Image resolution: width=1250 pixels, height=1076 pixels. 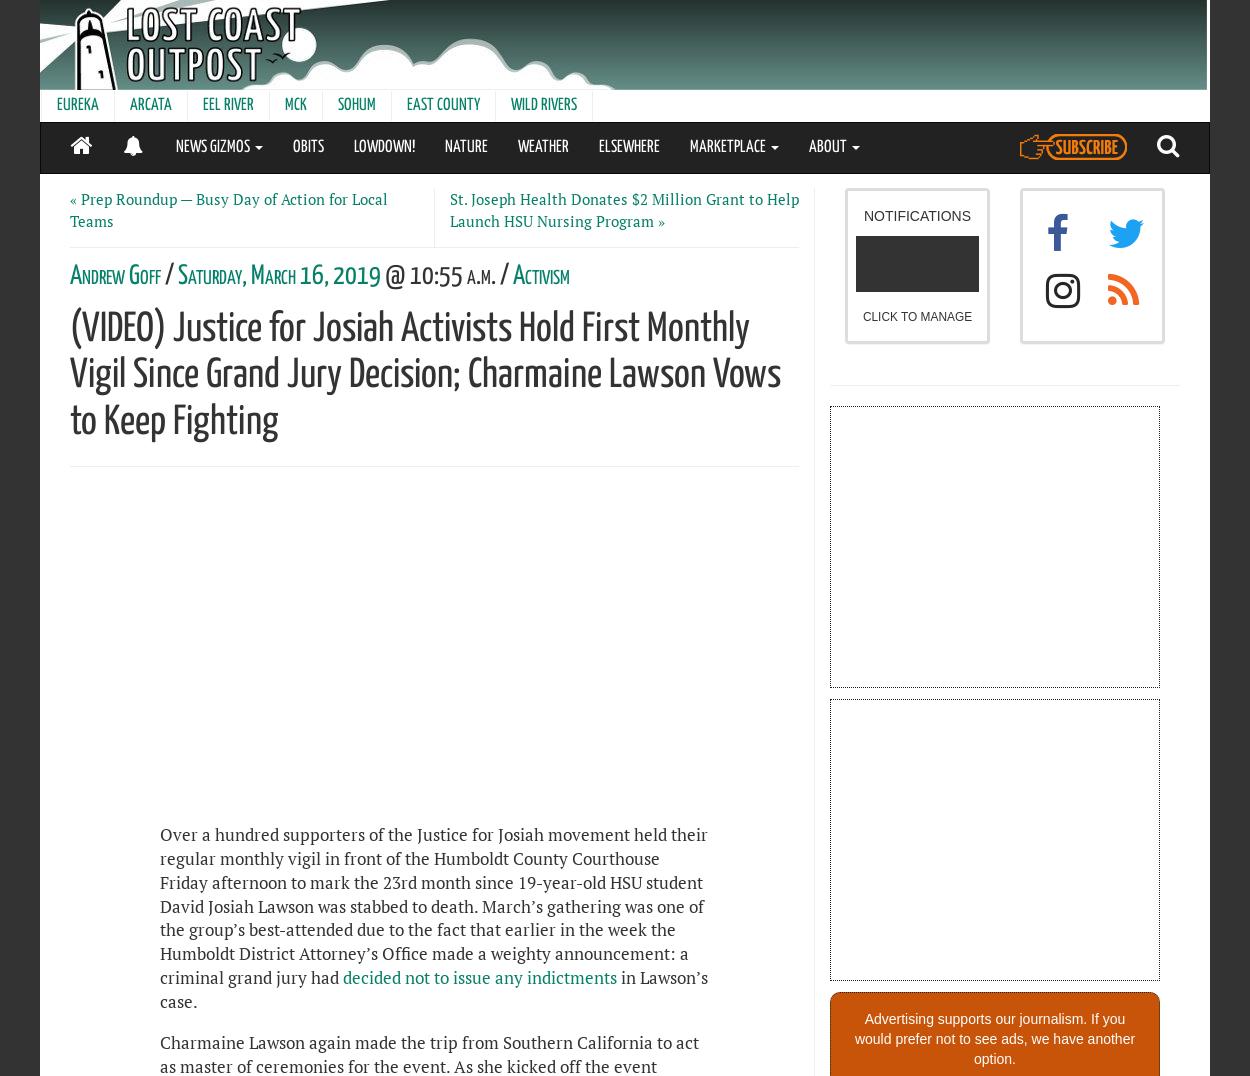 I want to click on 'ARCATA', so click(x=151, y=104).